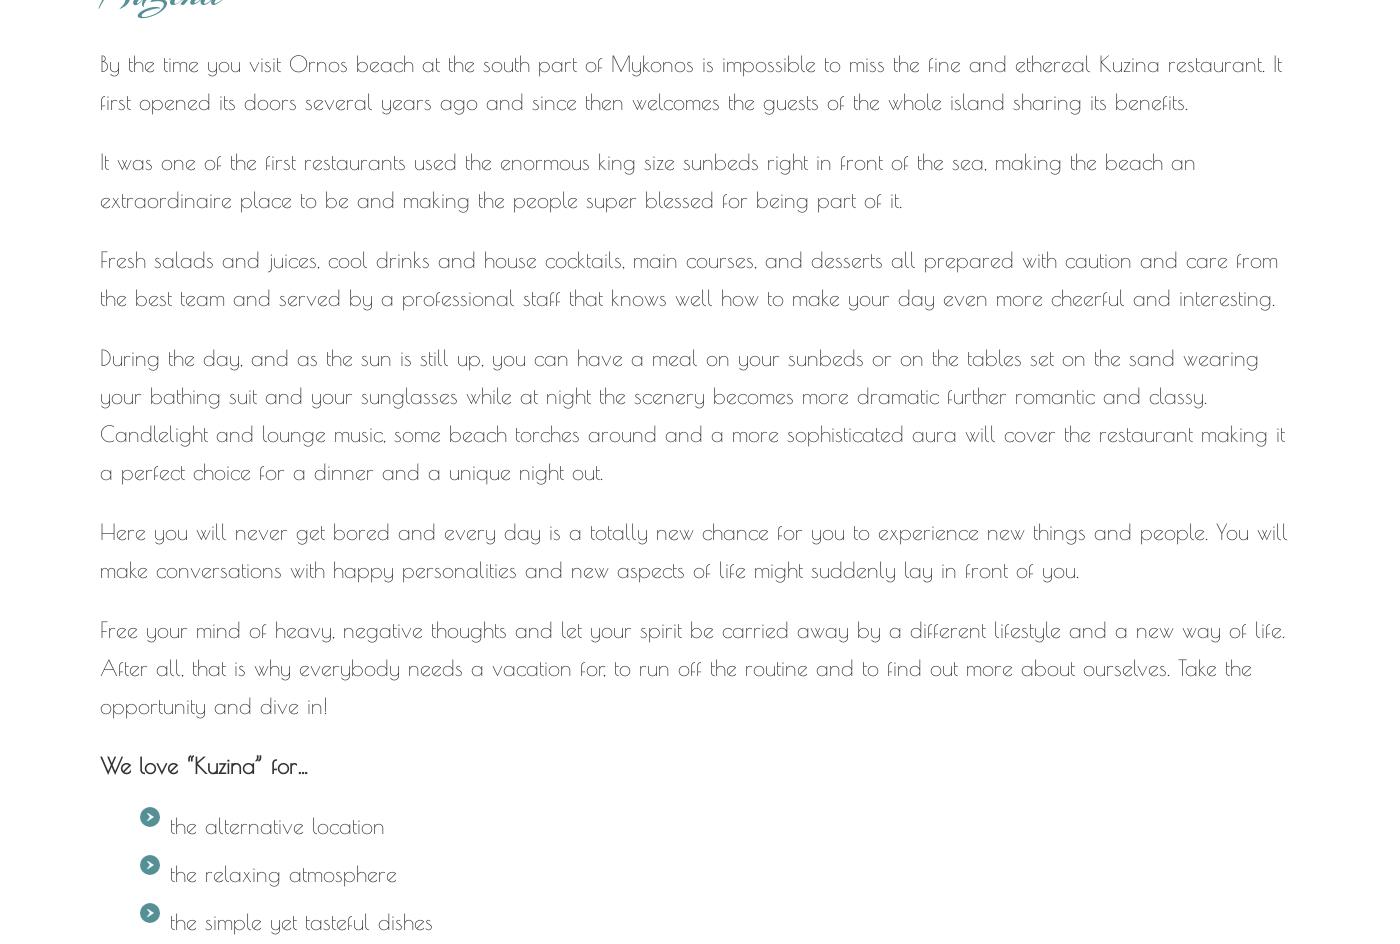  What do you see at coordinates (203, 765) in the screenshot?
I see `'We love “Kuzina” for…'` at bounding box center [203, 765].